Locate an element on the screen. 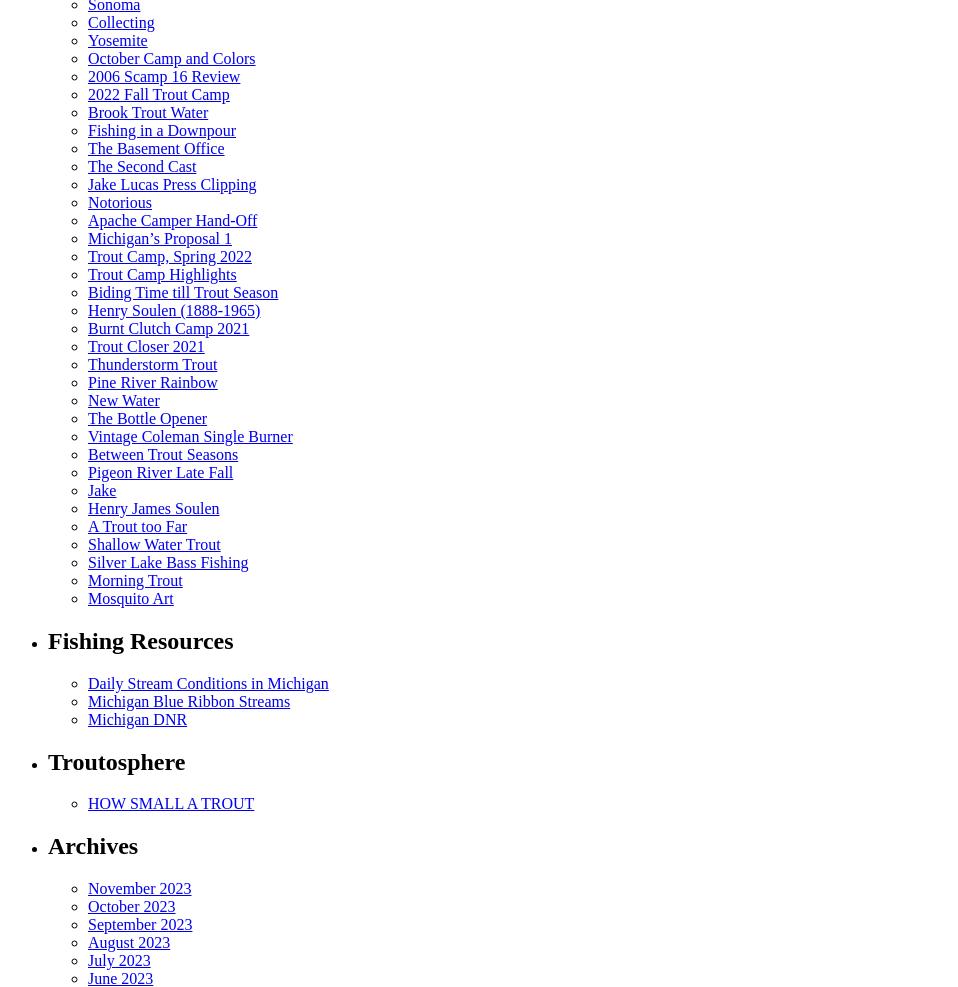 This screenshot has height=987, width=958. 'Biding Time till Trout Season' is located at coordinates (181, 290).